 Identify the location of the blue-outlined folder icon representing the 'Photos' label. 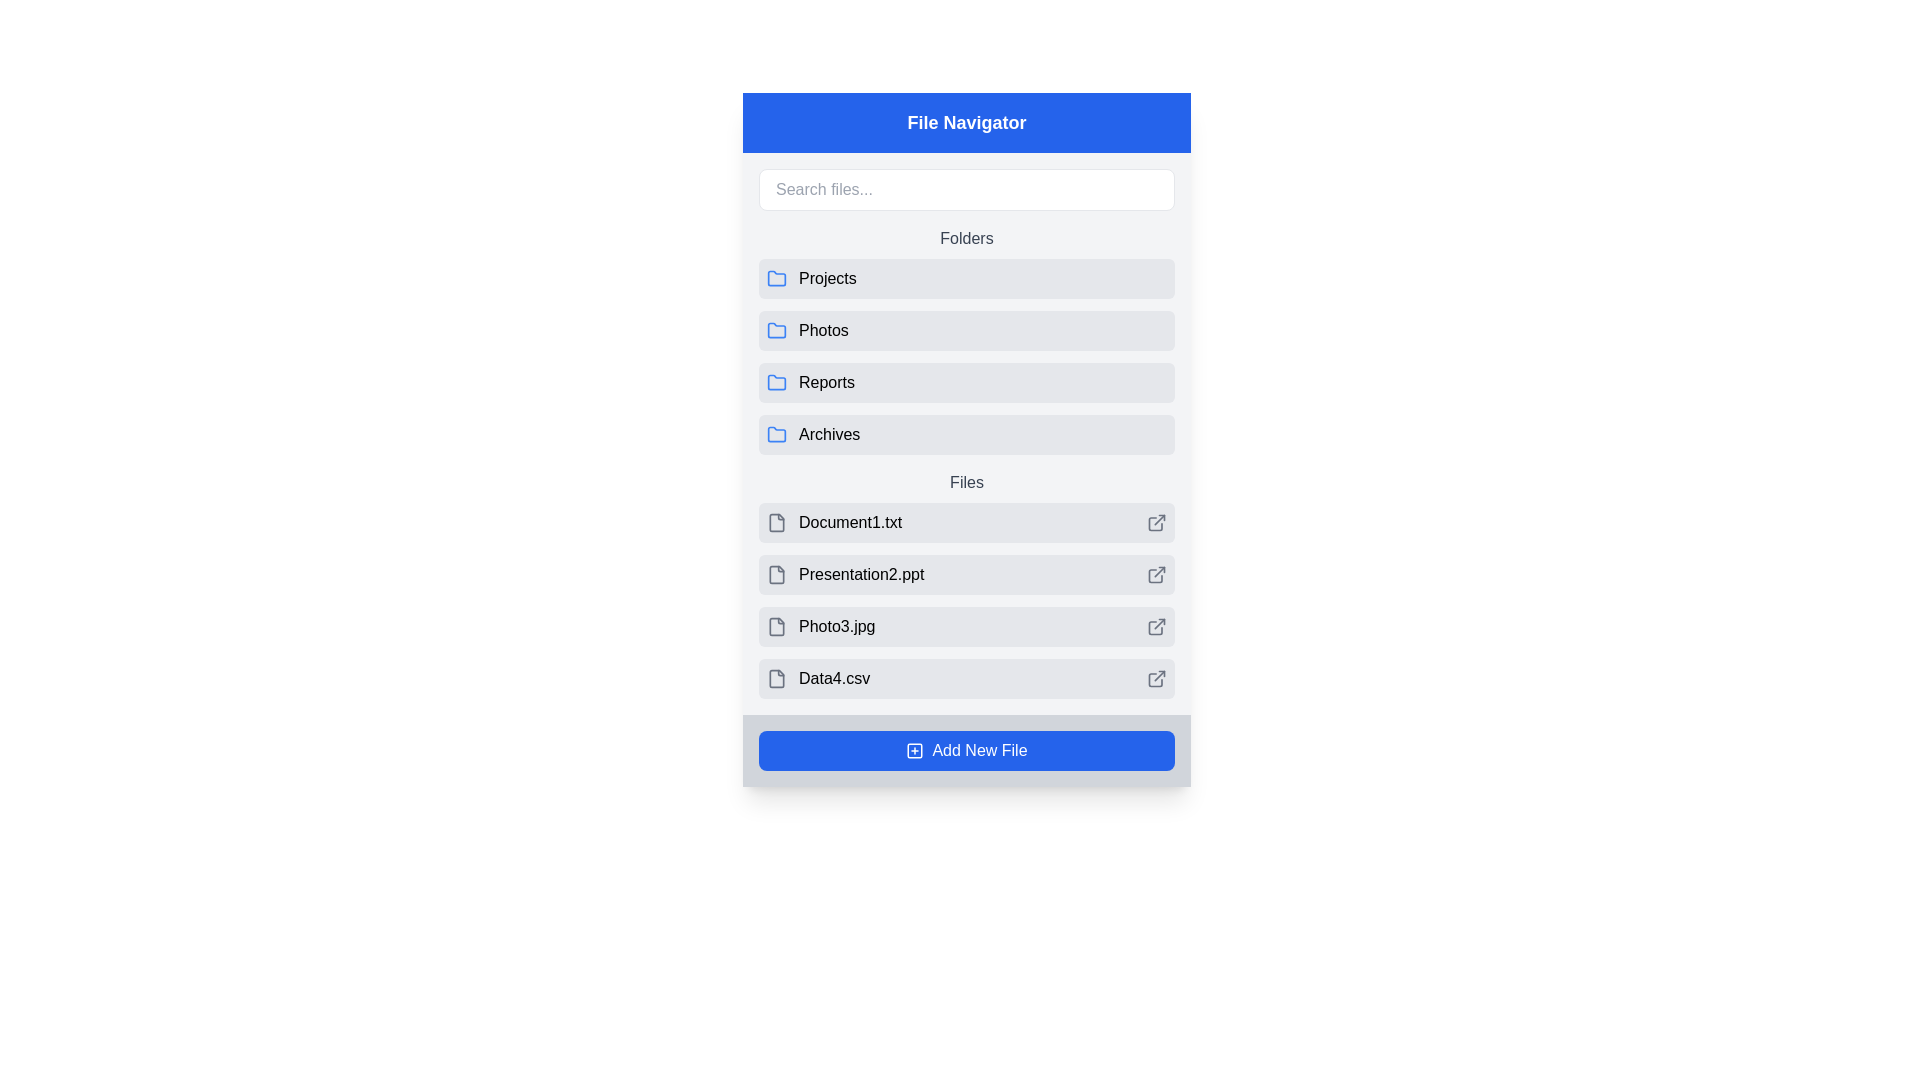
(776, 330).